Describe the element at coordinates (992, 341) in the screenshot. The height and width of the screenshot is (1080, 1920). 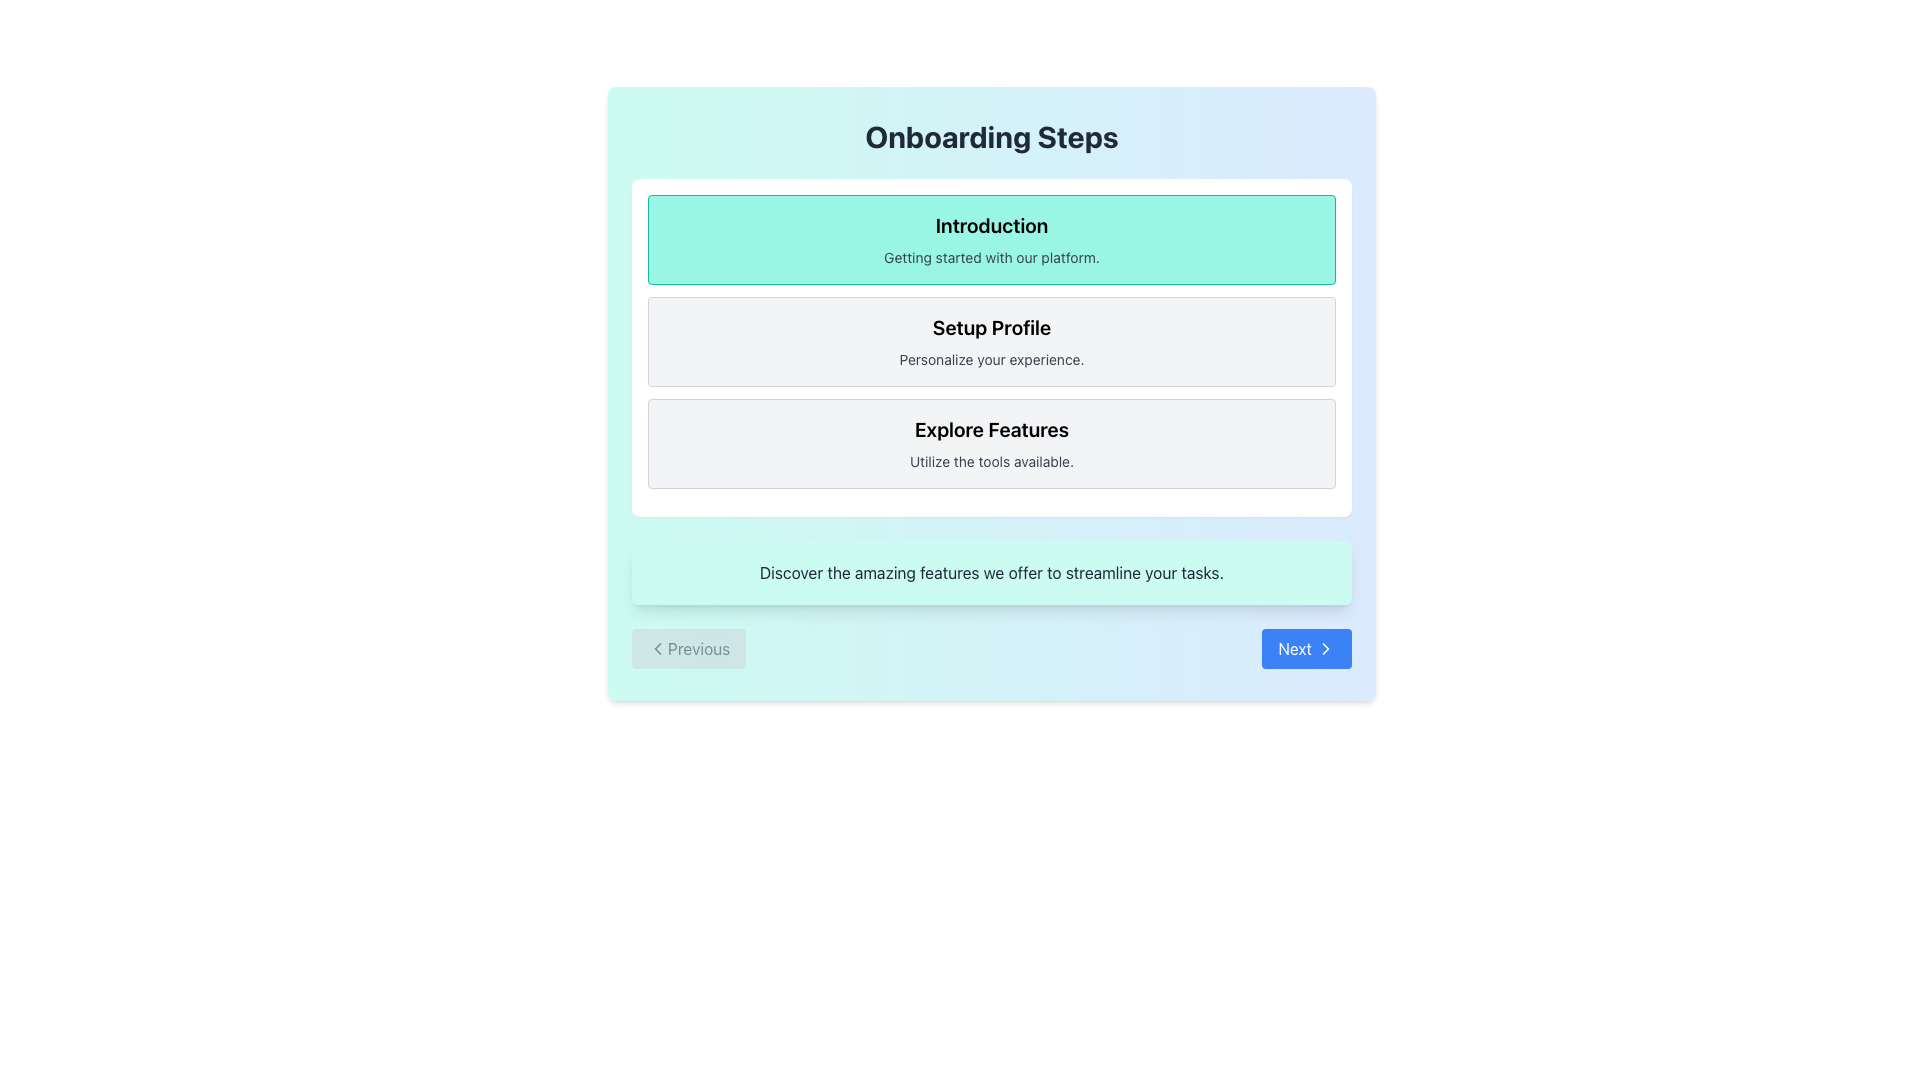
I see `text in the descriptive box titled 'Setup Profile' which contains the description 'Personalize your experience.'` at that location.